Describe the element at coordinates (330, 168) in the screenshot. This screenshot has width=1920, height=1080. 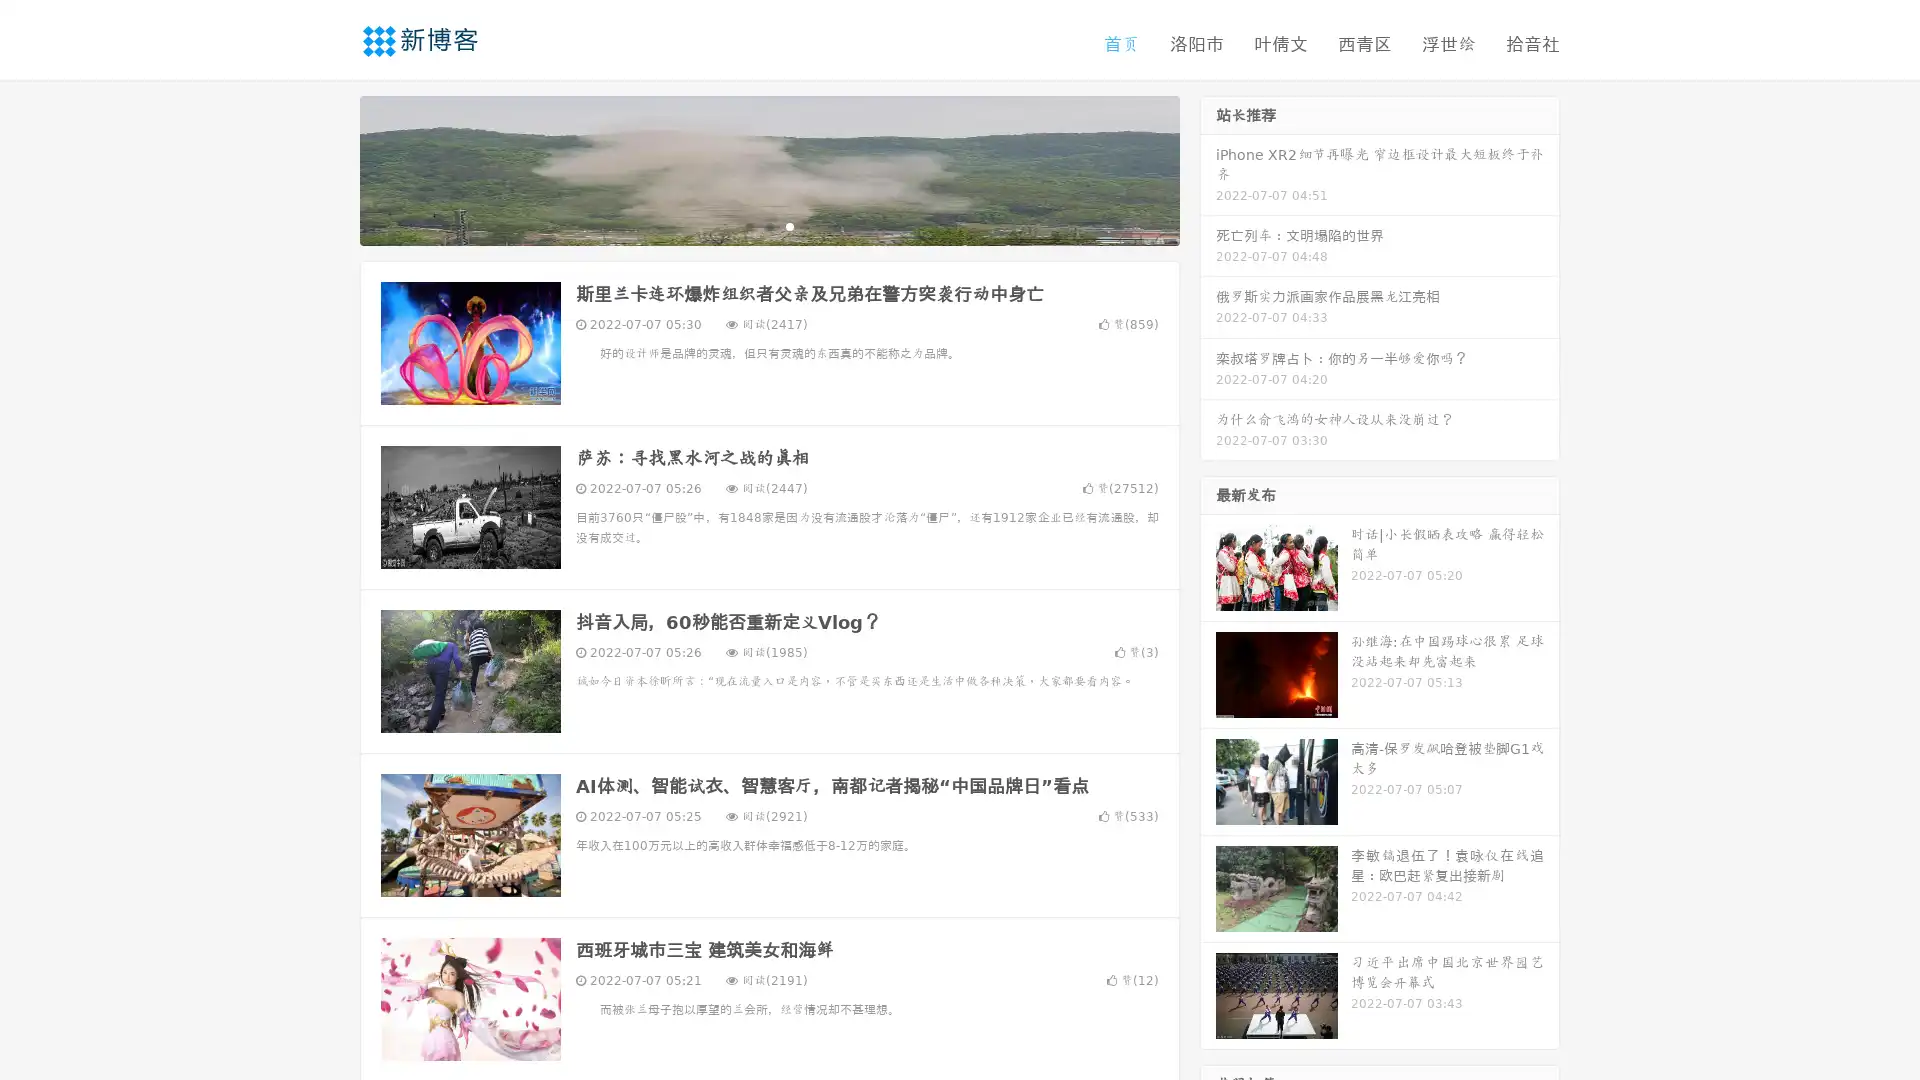
I see `Previous slide` at that location.